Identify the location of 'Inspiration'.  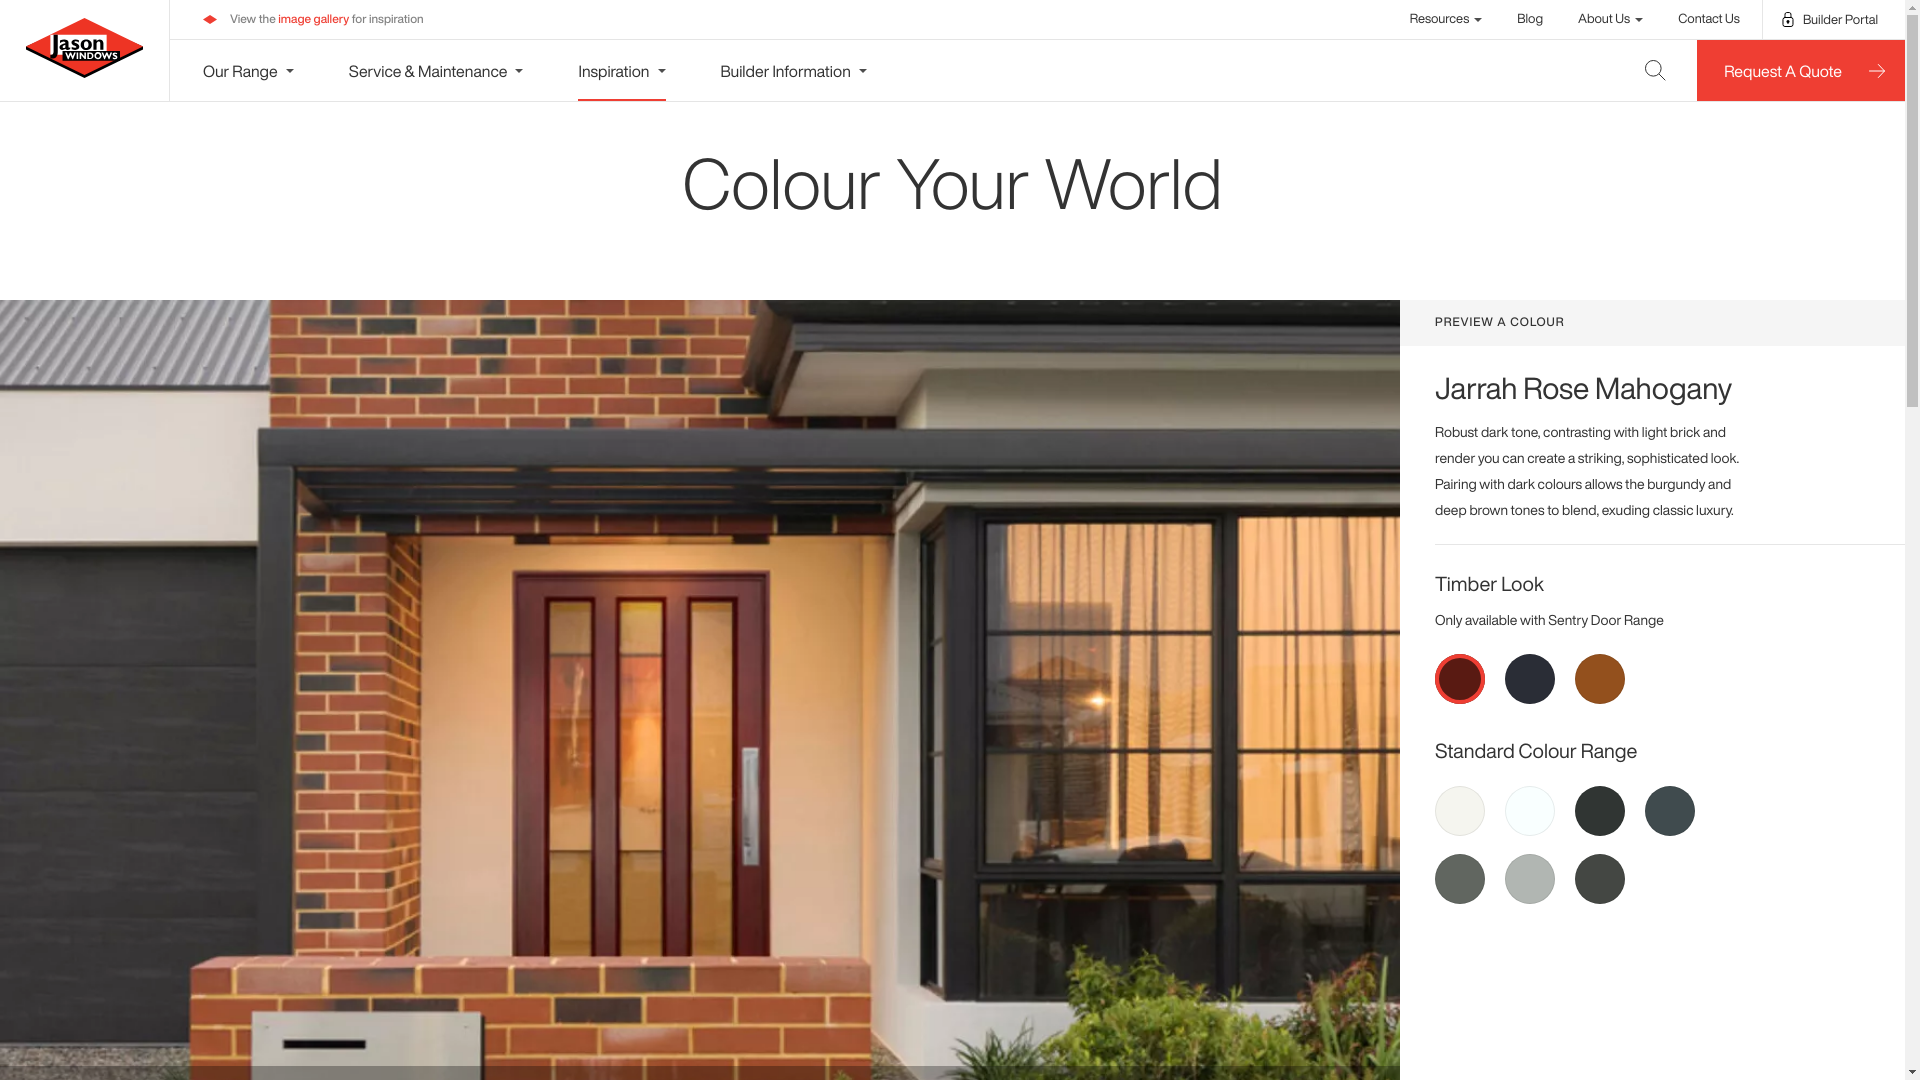
(576, 69).